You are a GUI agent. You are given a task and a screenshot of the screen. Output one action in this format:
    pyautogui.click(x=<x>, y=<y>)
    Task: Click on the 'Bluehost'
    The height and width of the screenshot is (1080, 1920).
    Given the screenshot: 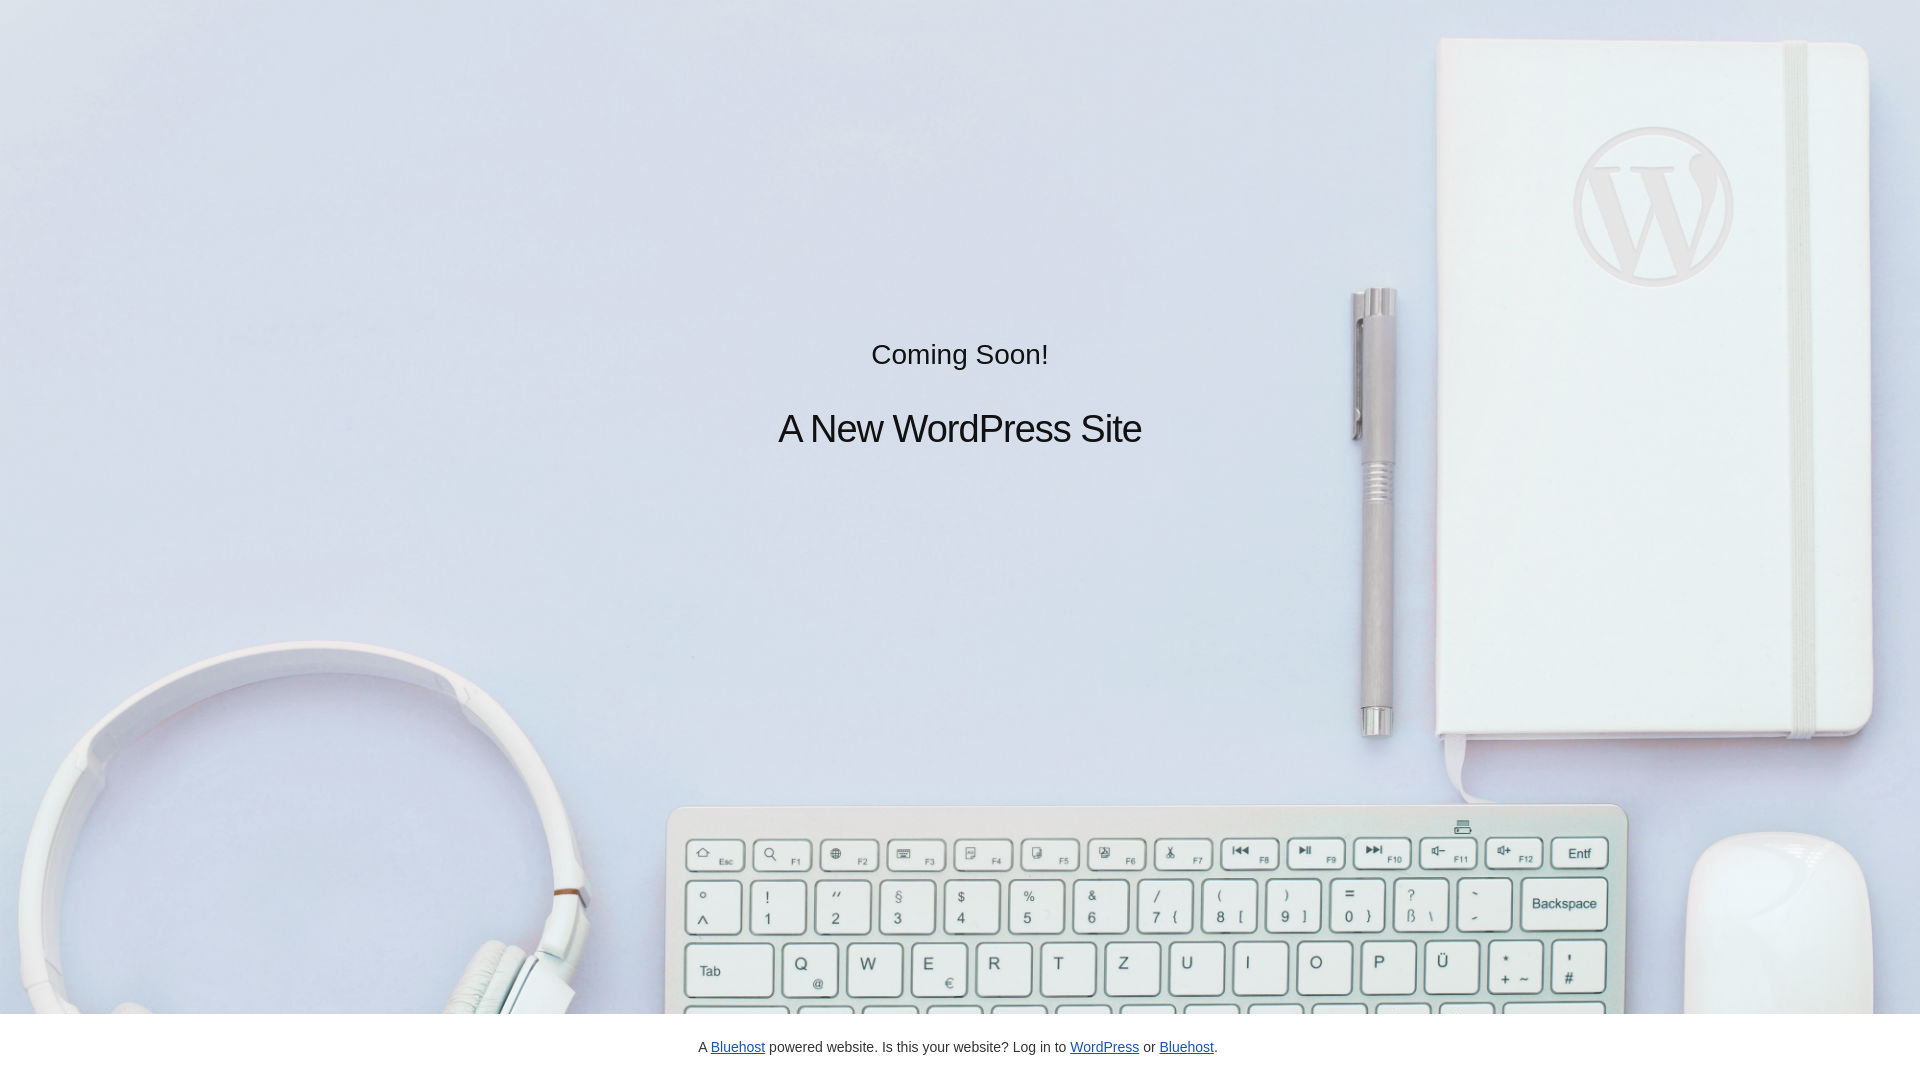 What is the action you would take?
    pyautogui.click(x=710, y=1045)
    